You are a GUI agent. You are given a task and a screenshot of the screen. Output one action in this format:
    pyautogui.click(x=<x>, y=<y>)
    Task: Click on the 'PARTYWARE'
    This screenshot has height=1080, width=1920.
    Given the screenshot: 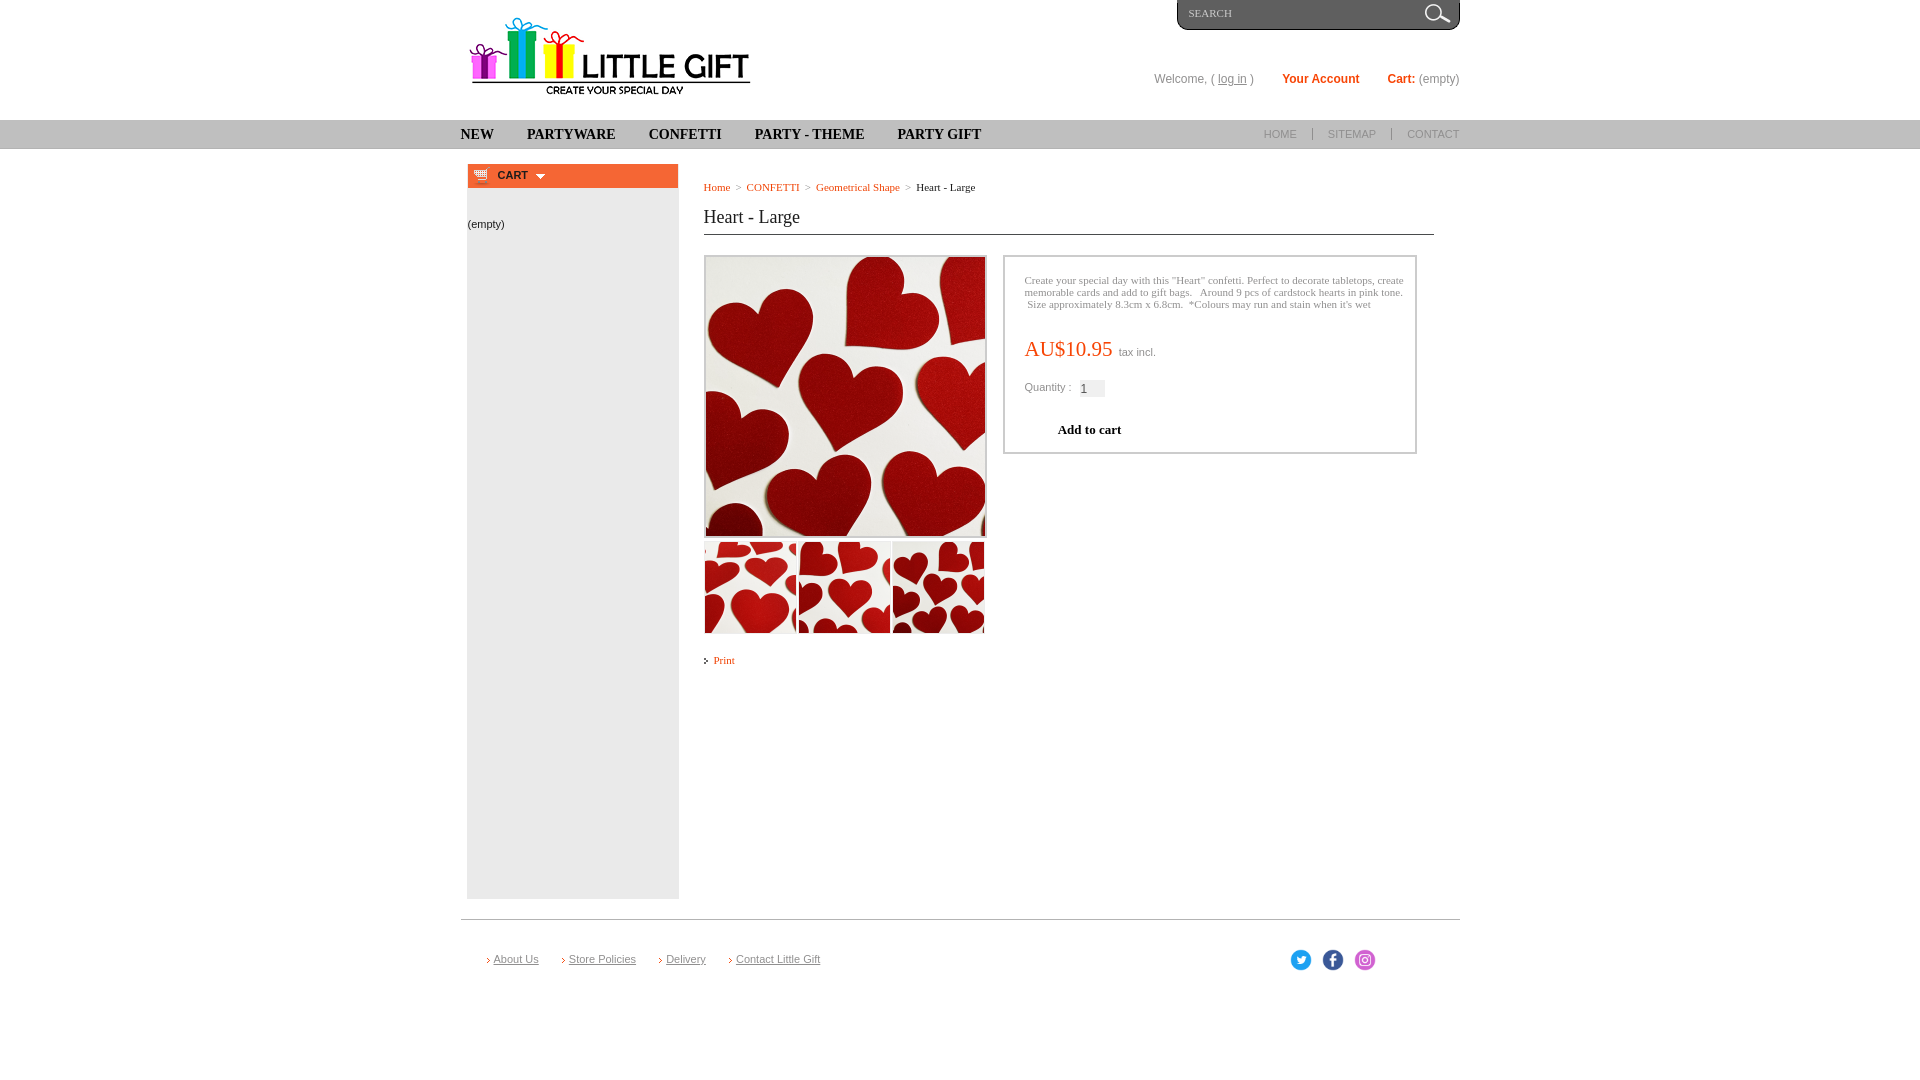 What is the action you would take?
    pyautogui.click(x=527, y=135)
    